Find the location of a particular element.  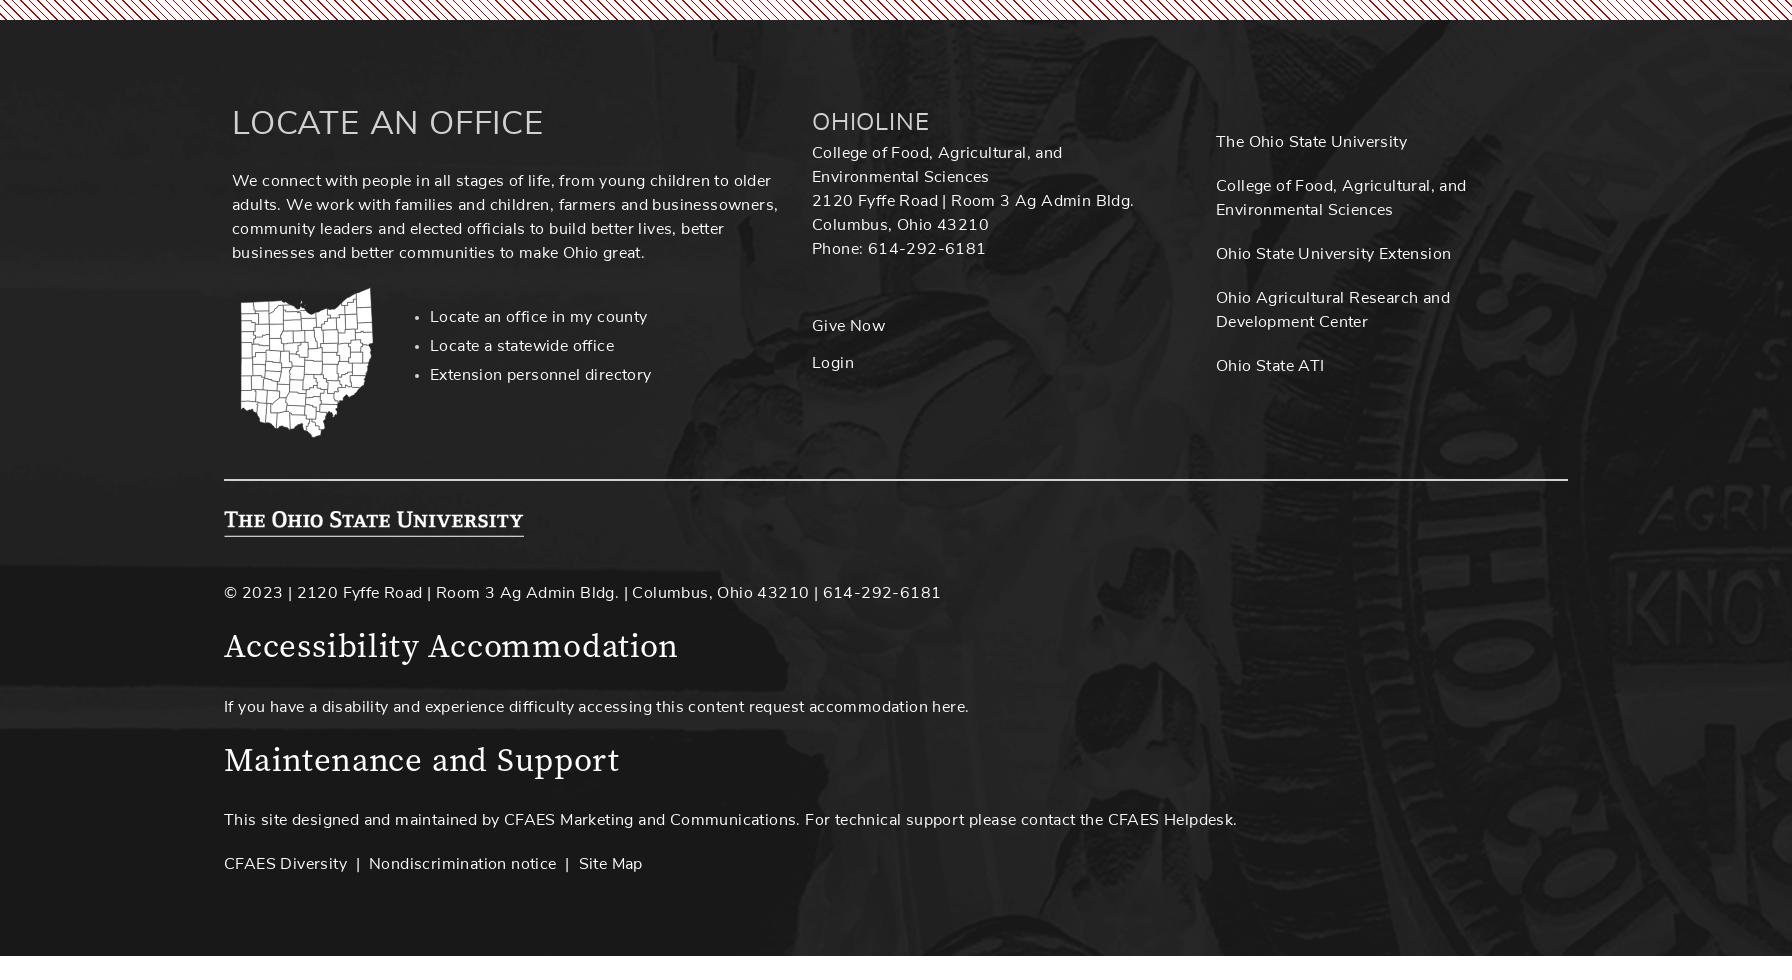

'Locate an office in my county' is located at coordinates (538, 317).